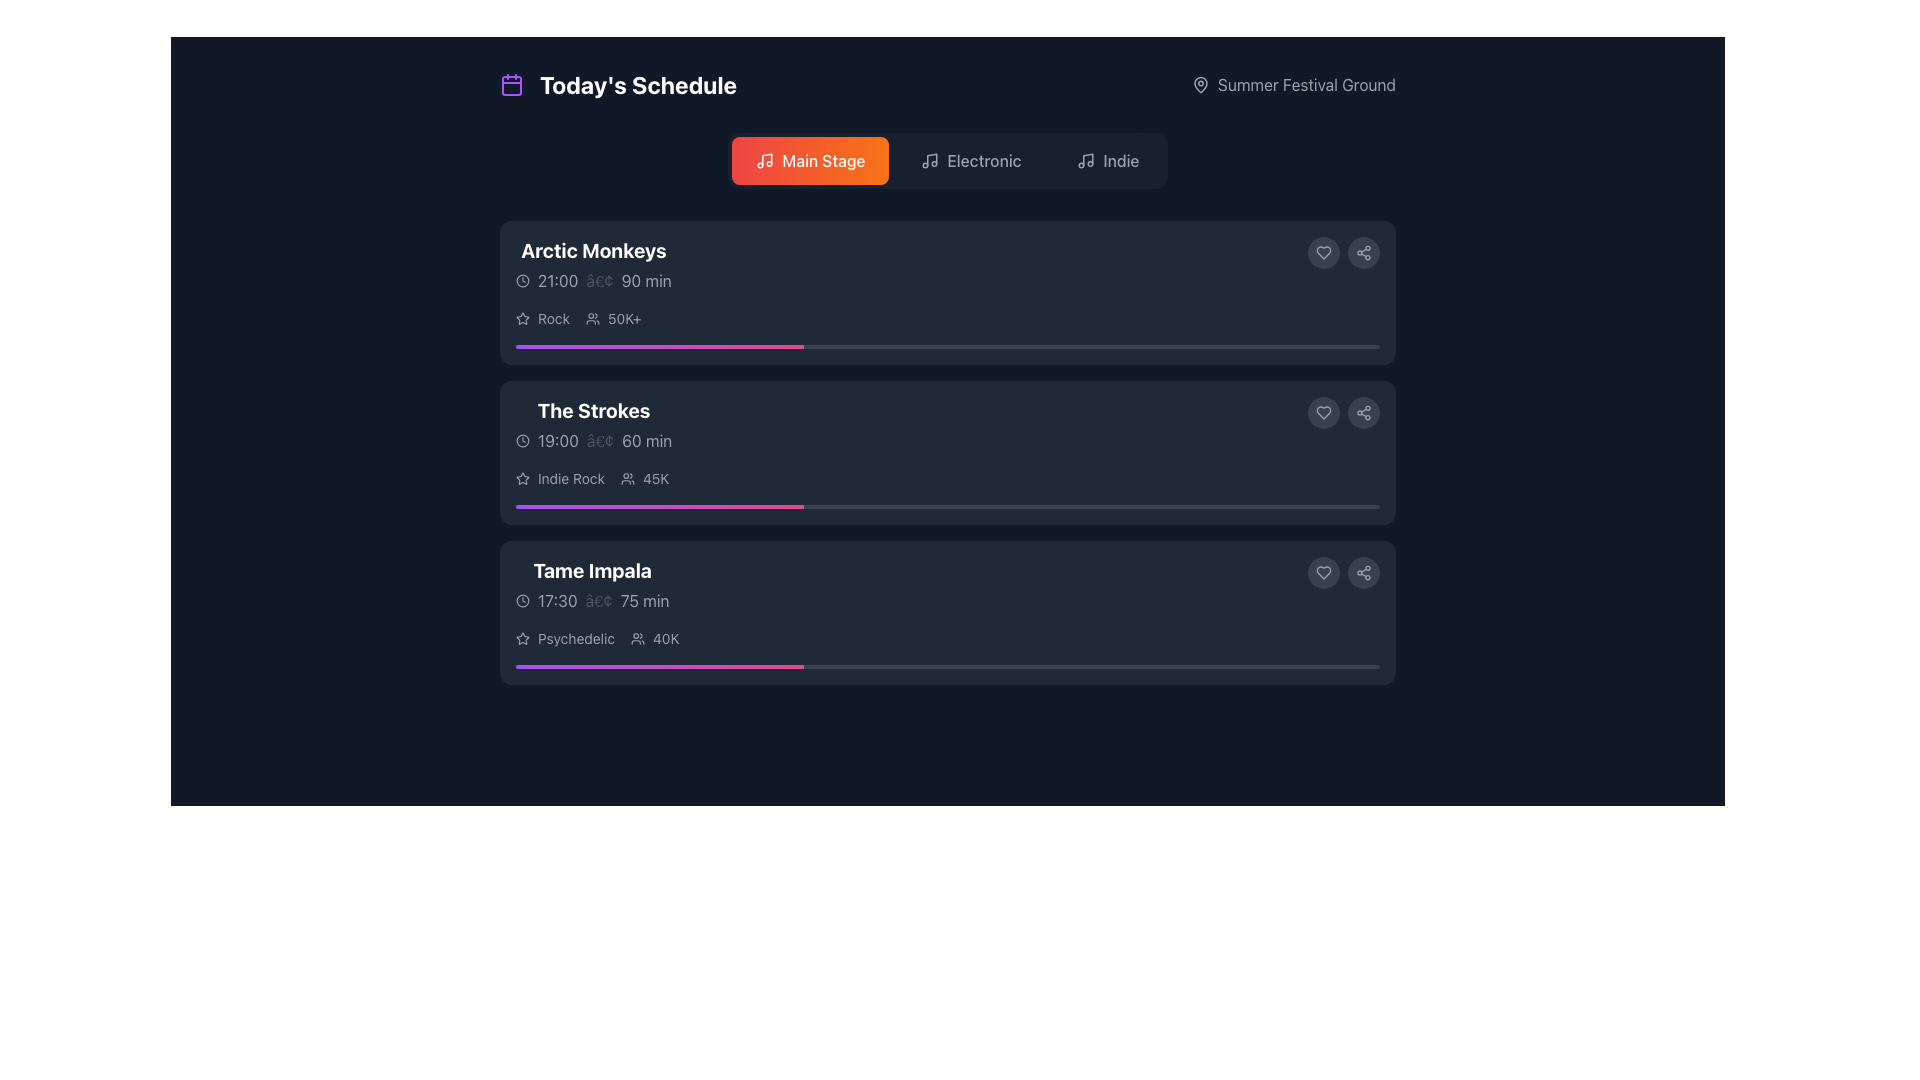 Image resolution: width=1920 pixels, height=1080 pixels. What do you see at coordinates (1324, 411) in the screenshot?
I see `the heart outline icon button located in the second block of the event list` at bounding box center [1324, 411].